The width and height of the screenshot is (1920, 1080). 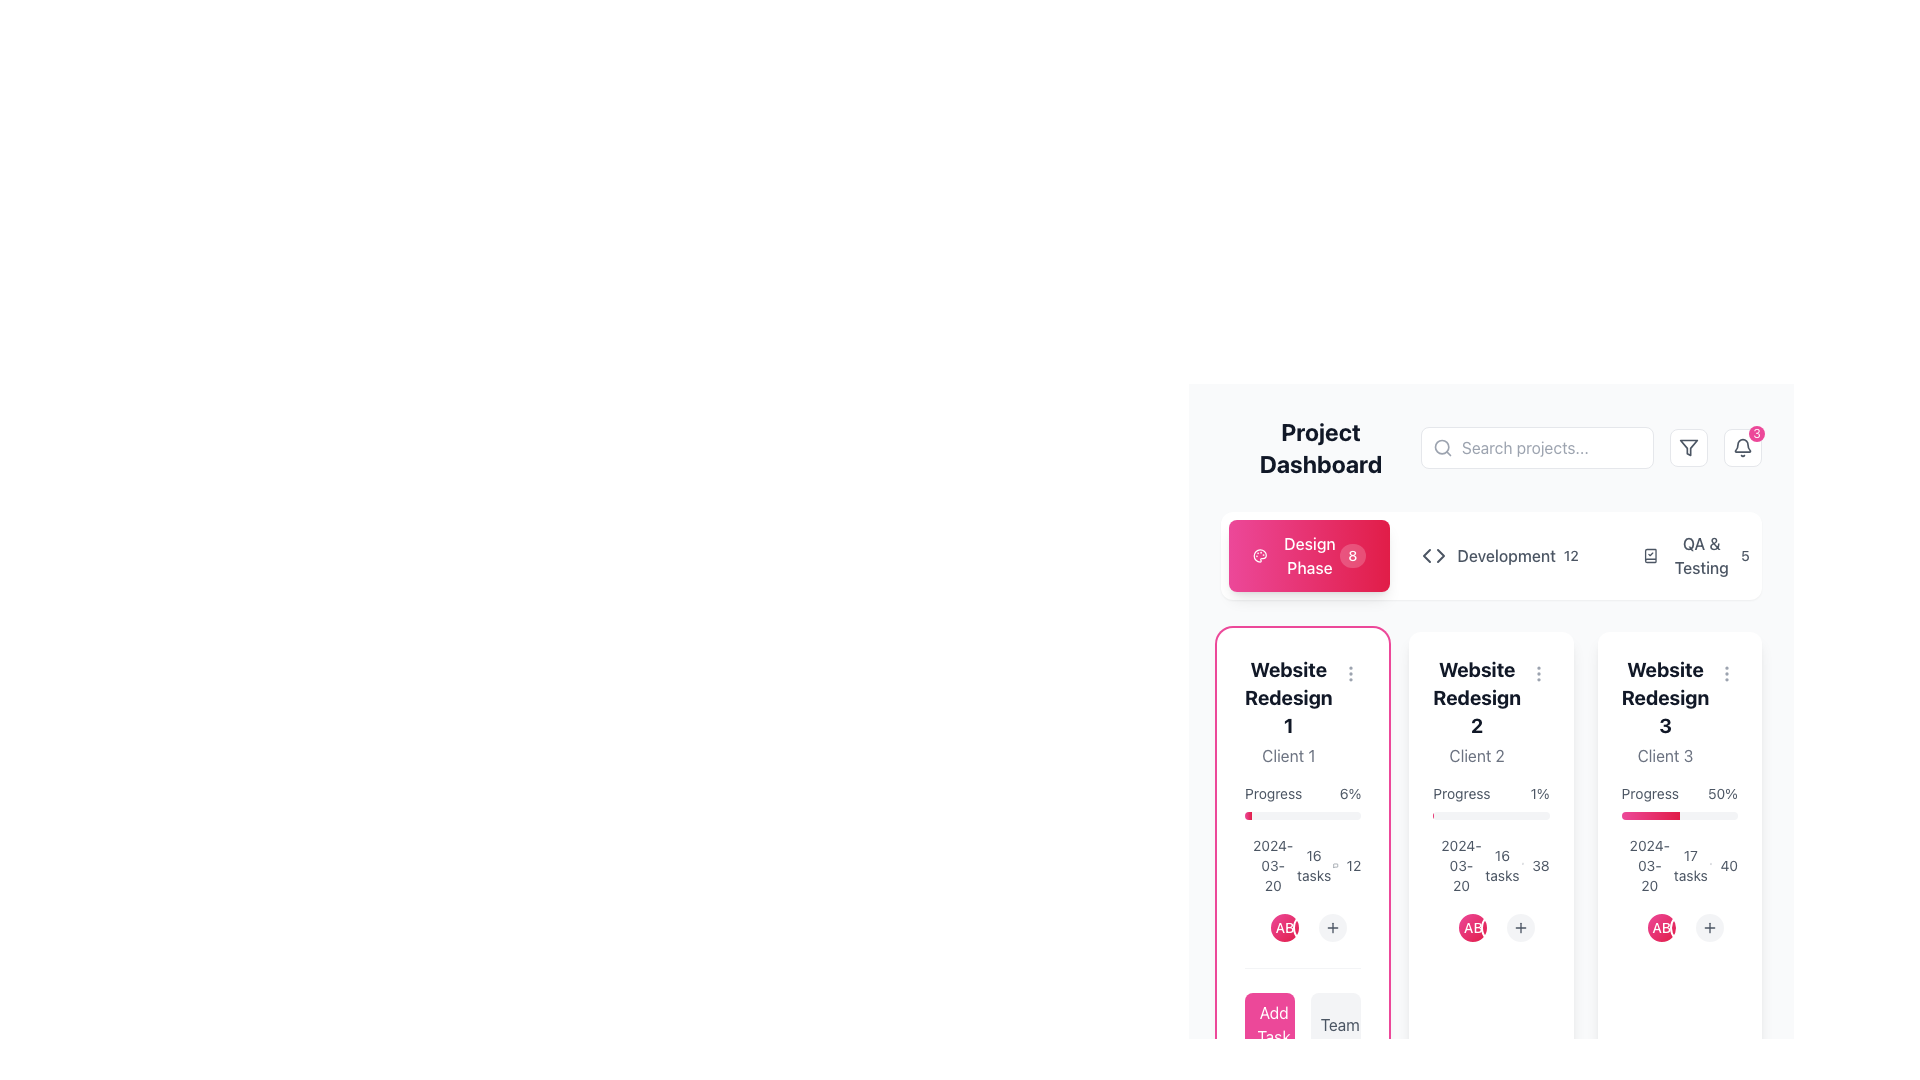 What do you see at coordinates (1570, 555) in the screenshot?
I see `contents of the badge component indicating the number of items associated with the 'Development' stage, located in the horizontal menu bar to the right of 'Development' text and before the 'QA & Testing' icon` at bounding box center [1570, 555].